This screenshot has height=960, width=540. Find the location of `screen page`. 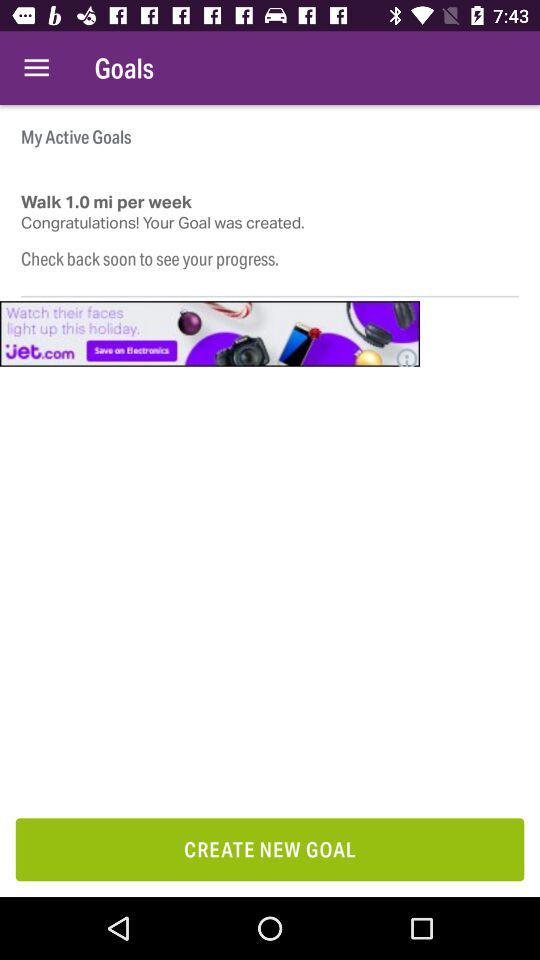

screen page is located at coordinates (209, 333).